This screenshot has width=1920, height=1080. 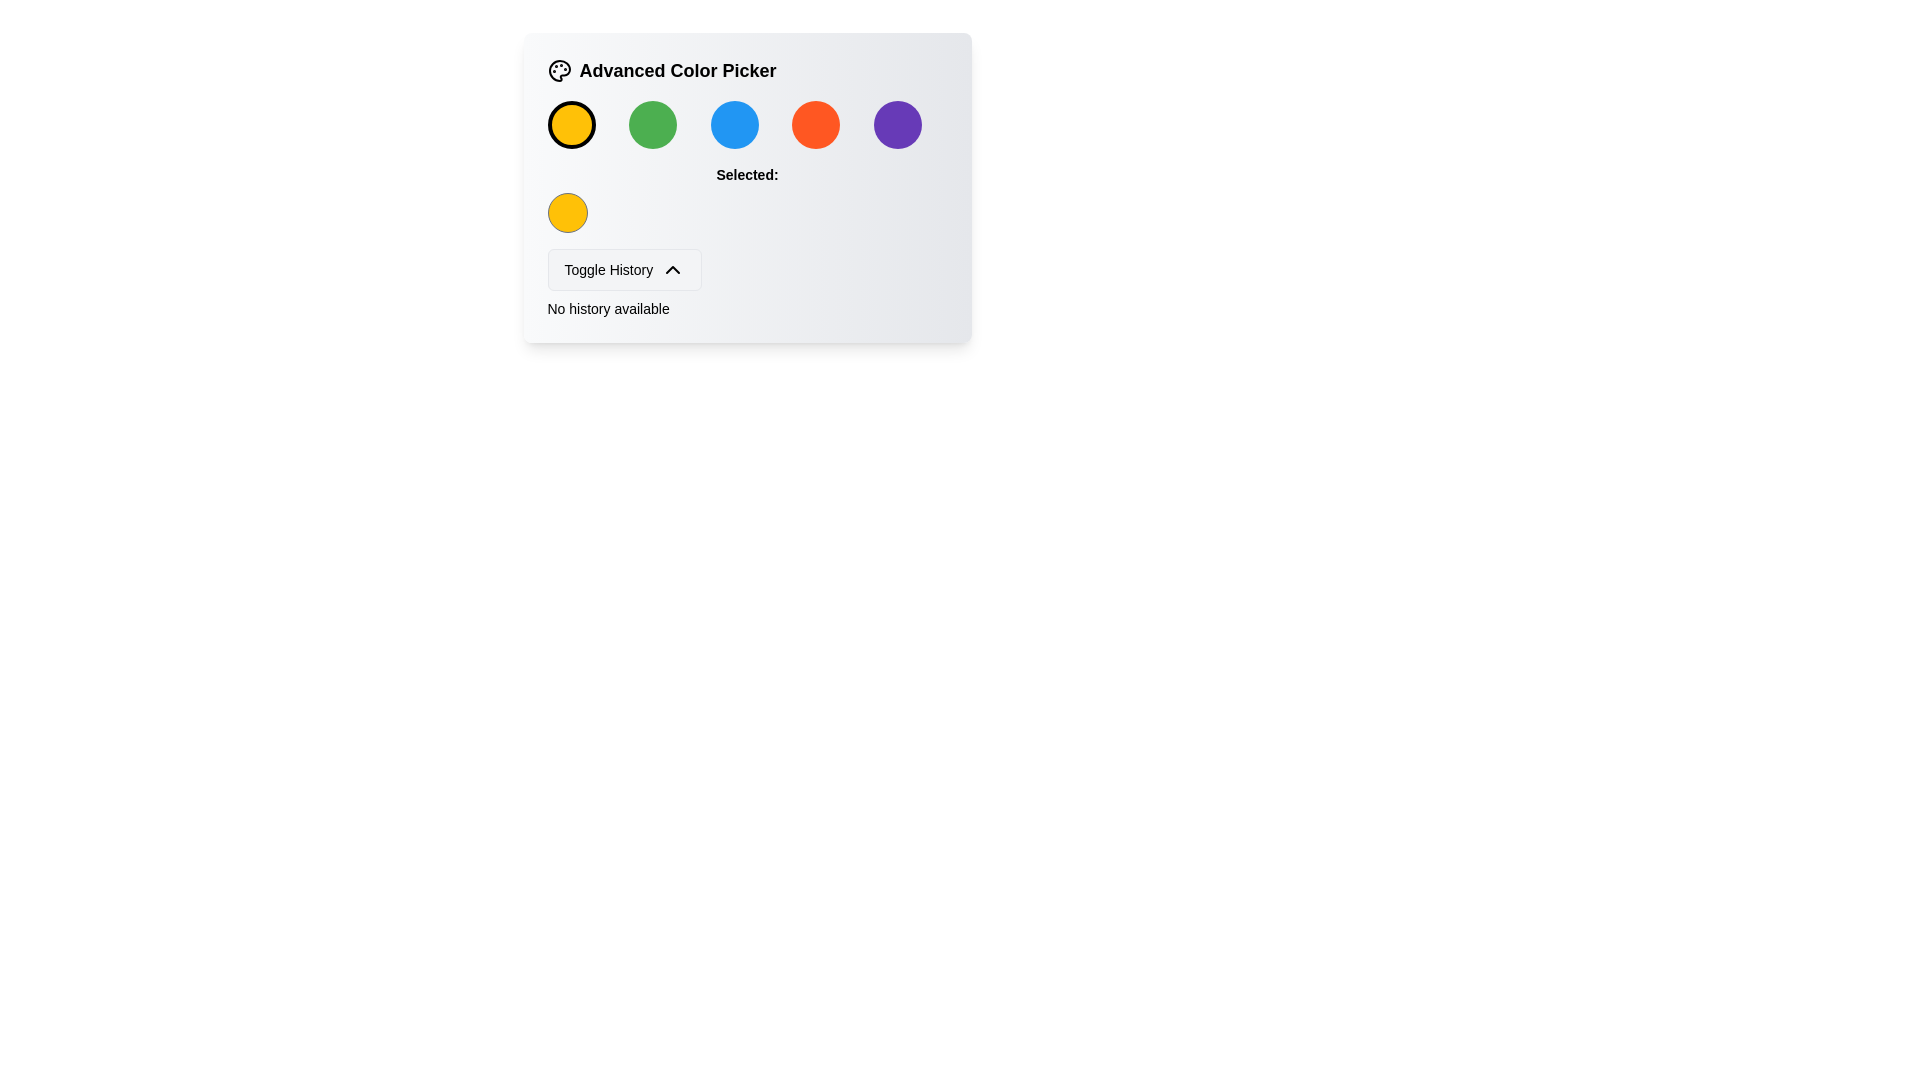 I want to click on the chevron-shaped icon resembling an upward-pointing triangle located at the right-end of the 'Toggle History' button to receive feedback, so click(x=673, y=270).